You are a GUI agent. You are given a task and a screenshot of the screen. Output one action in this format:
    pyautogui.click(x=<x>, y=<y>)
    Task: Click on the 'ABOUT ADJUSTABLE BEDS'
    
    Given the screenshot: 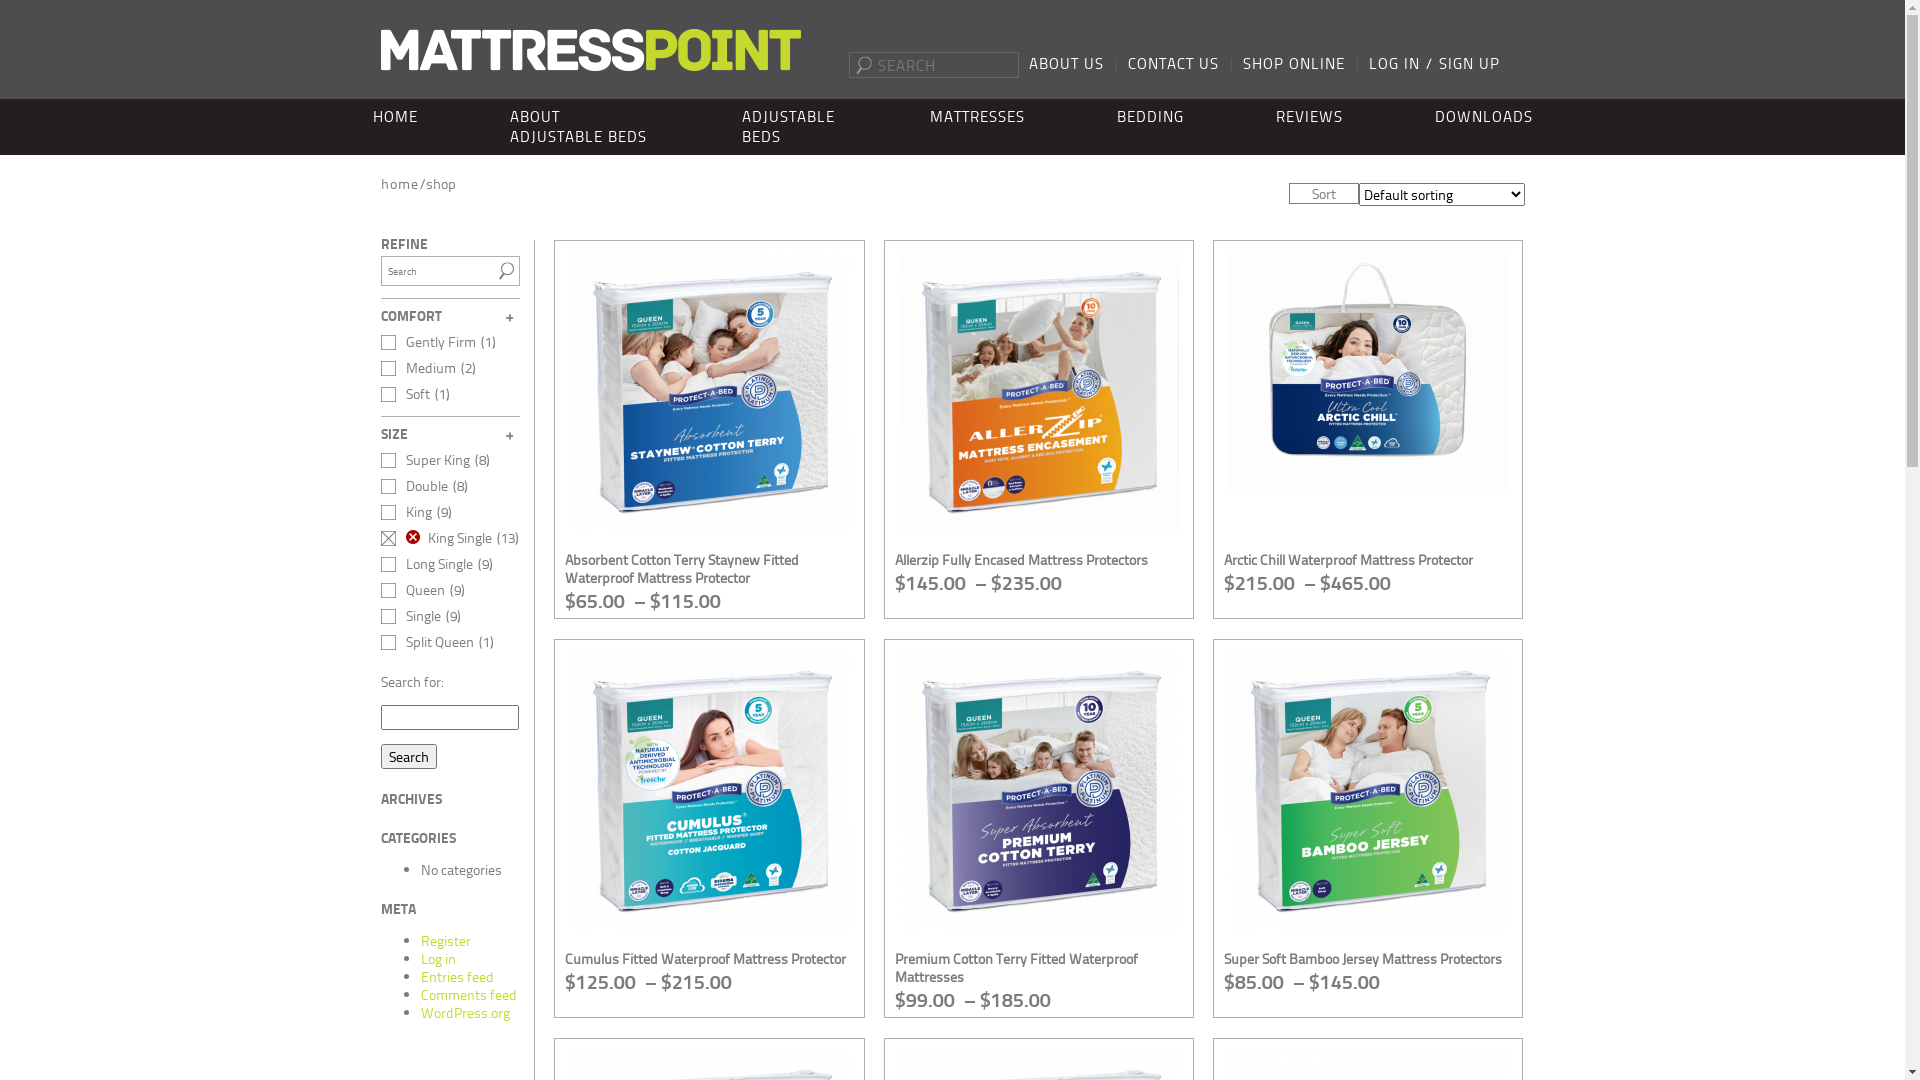 What is the action you would take?
    pyautogui.click(x=579, y=127)
    